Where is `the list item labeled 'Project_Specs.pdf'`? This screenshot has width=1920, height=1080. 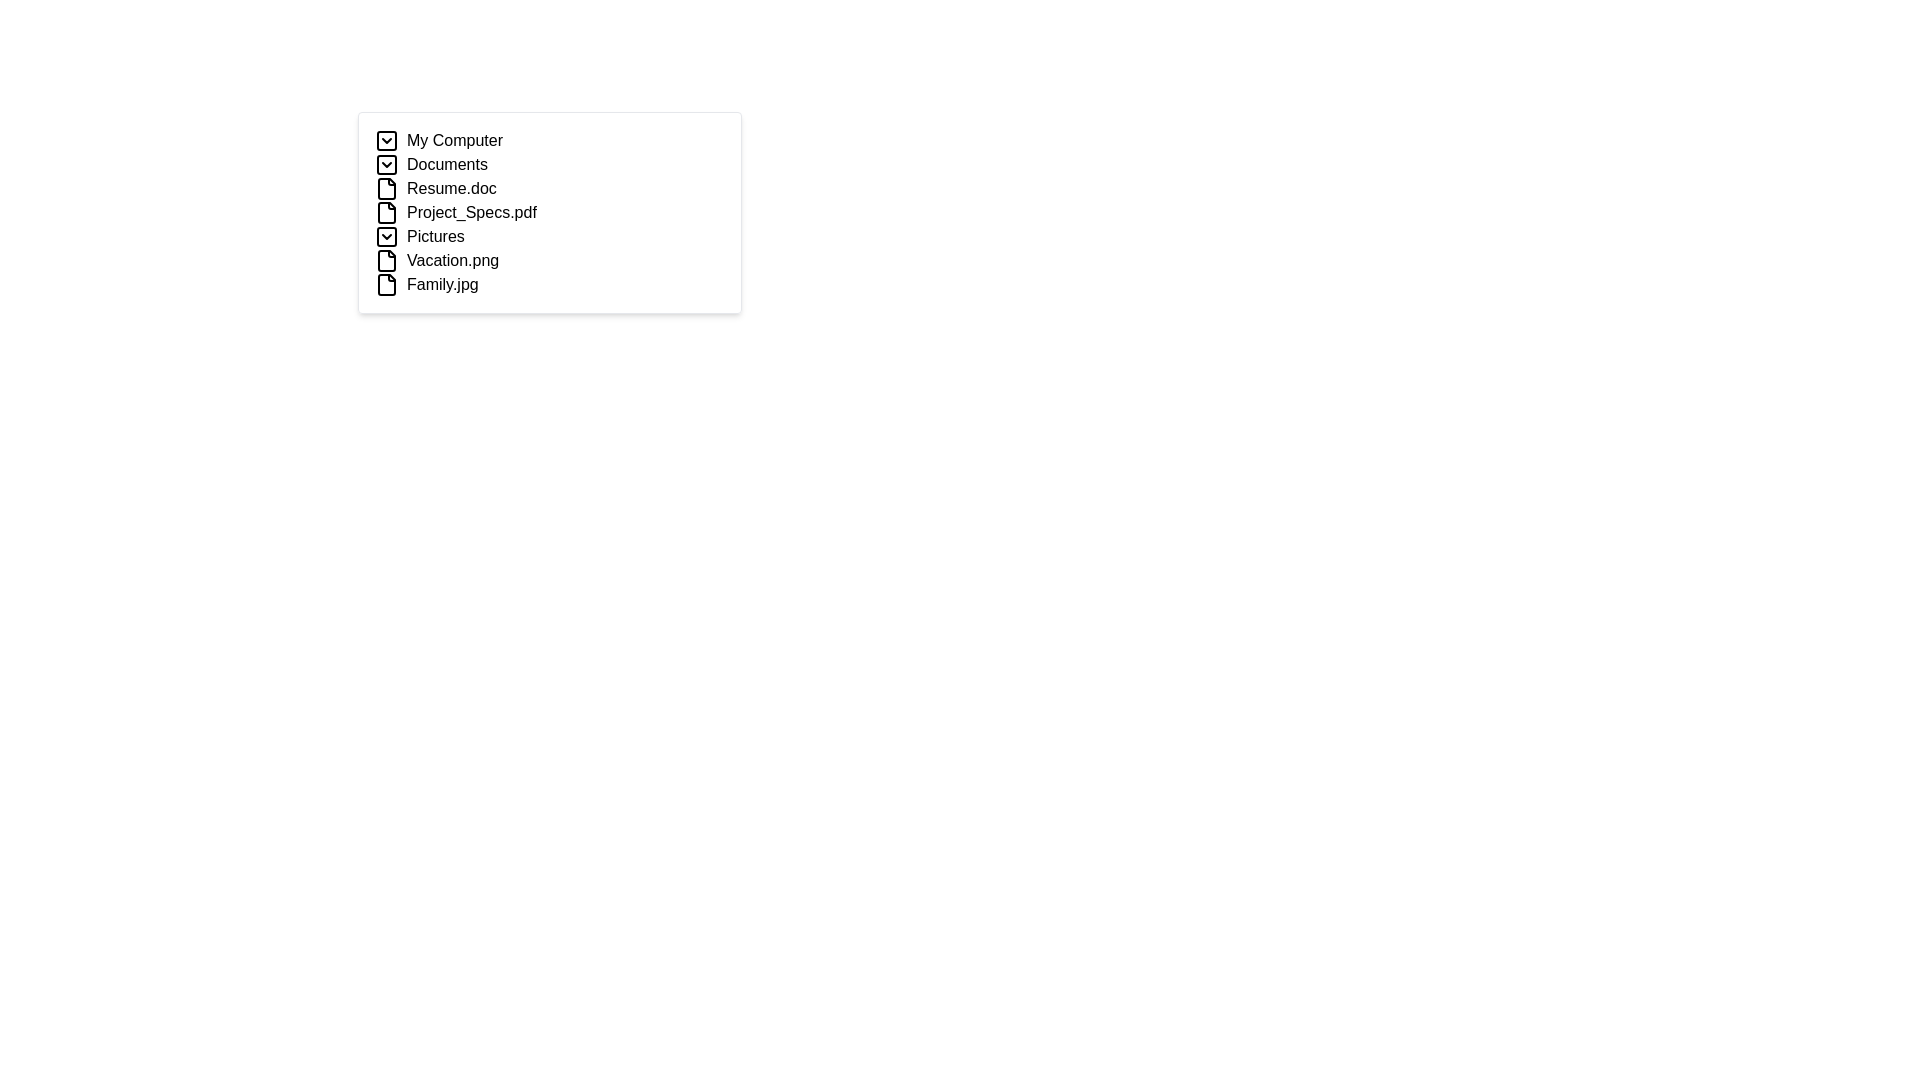 the list item labeled 'Project_Specs.pdf' is located at coordinates (550, 212).